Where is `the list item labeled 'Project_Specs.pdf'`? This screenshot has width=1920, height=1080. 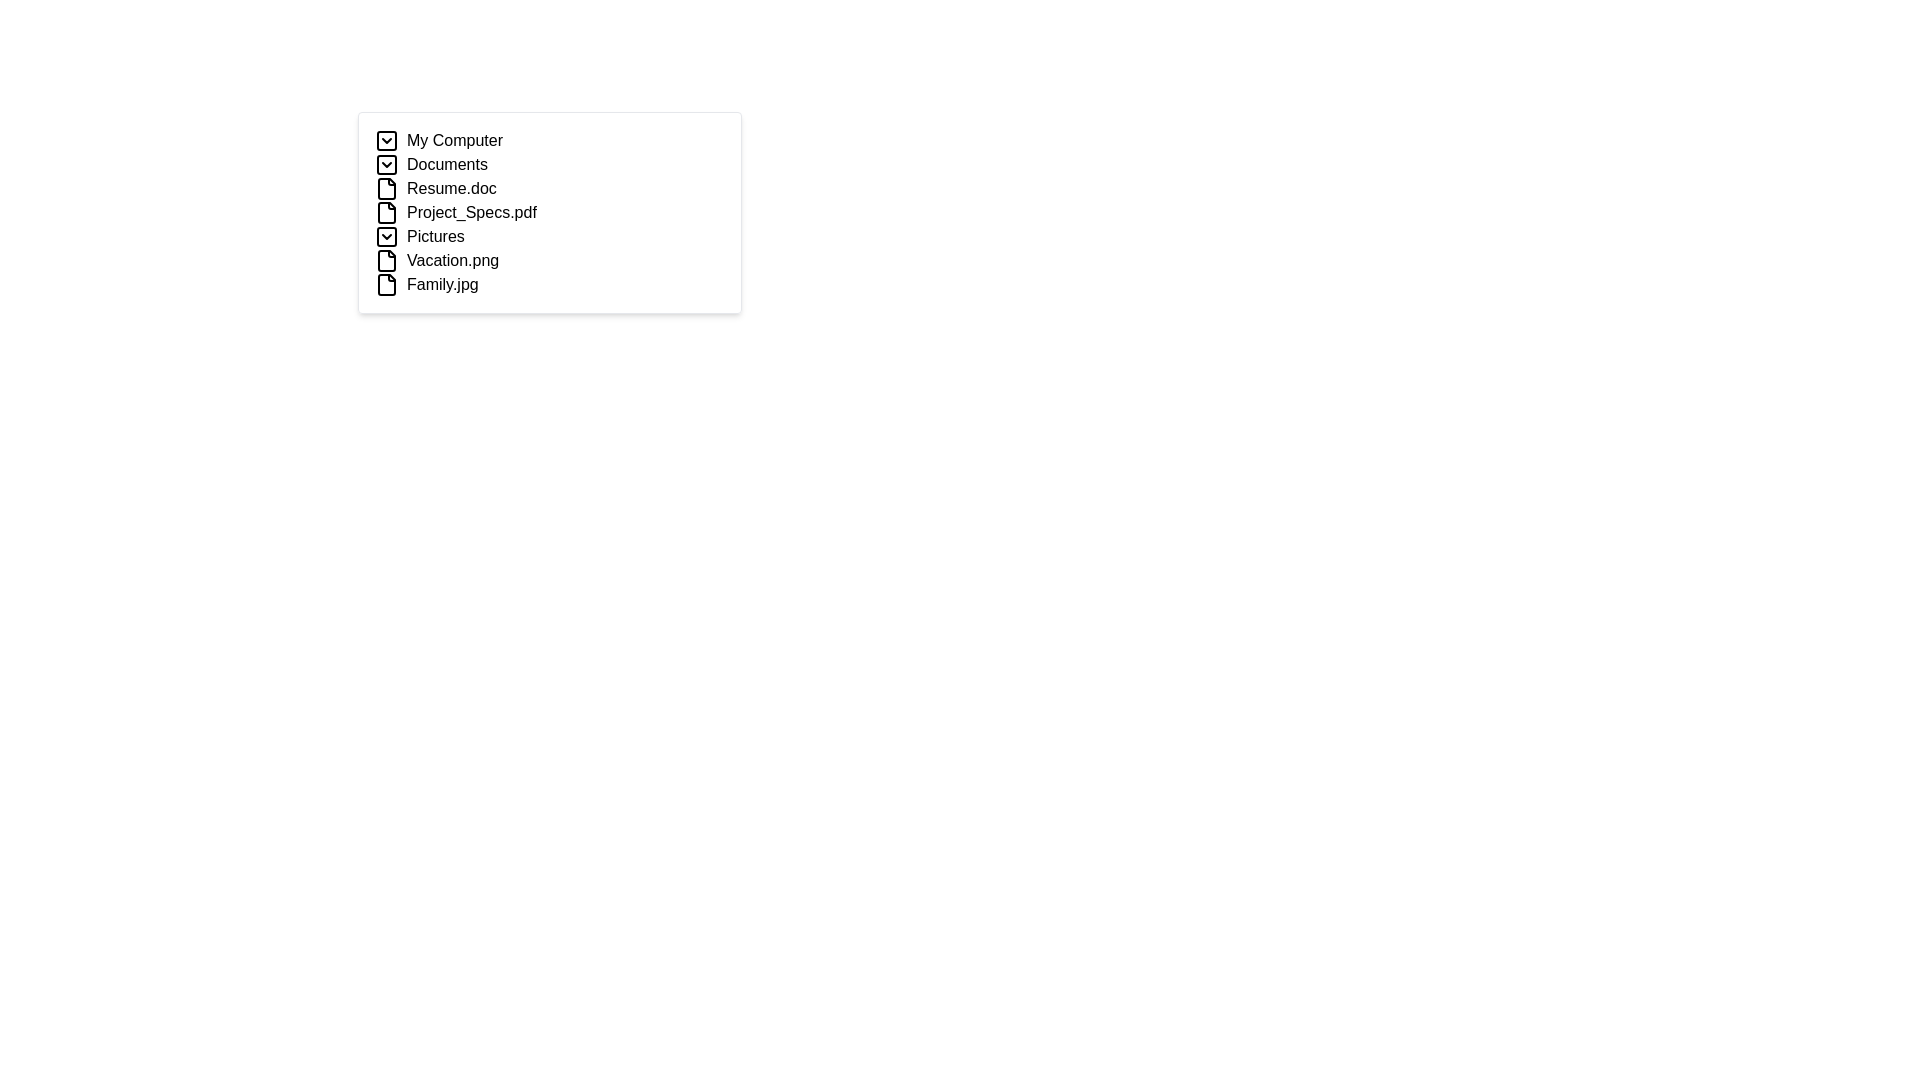 the list item labeled 'Project_Specs.pdf' is located at coordinates (550, 212).